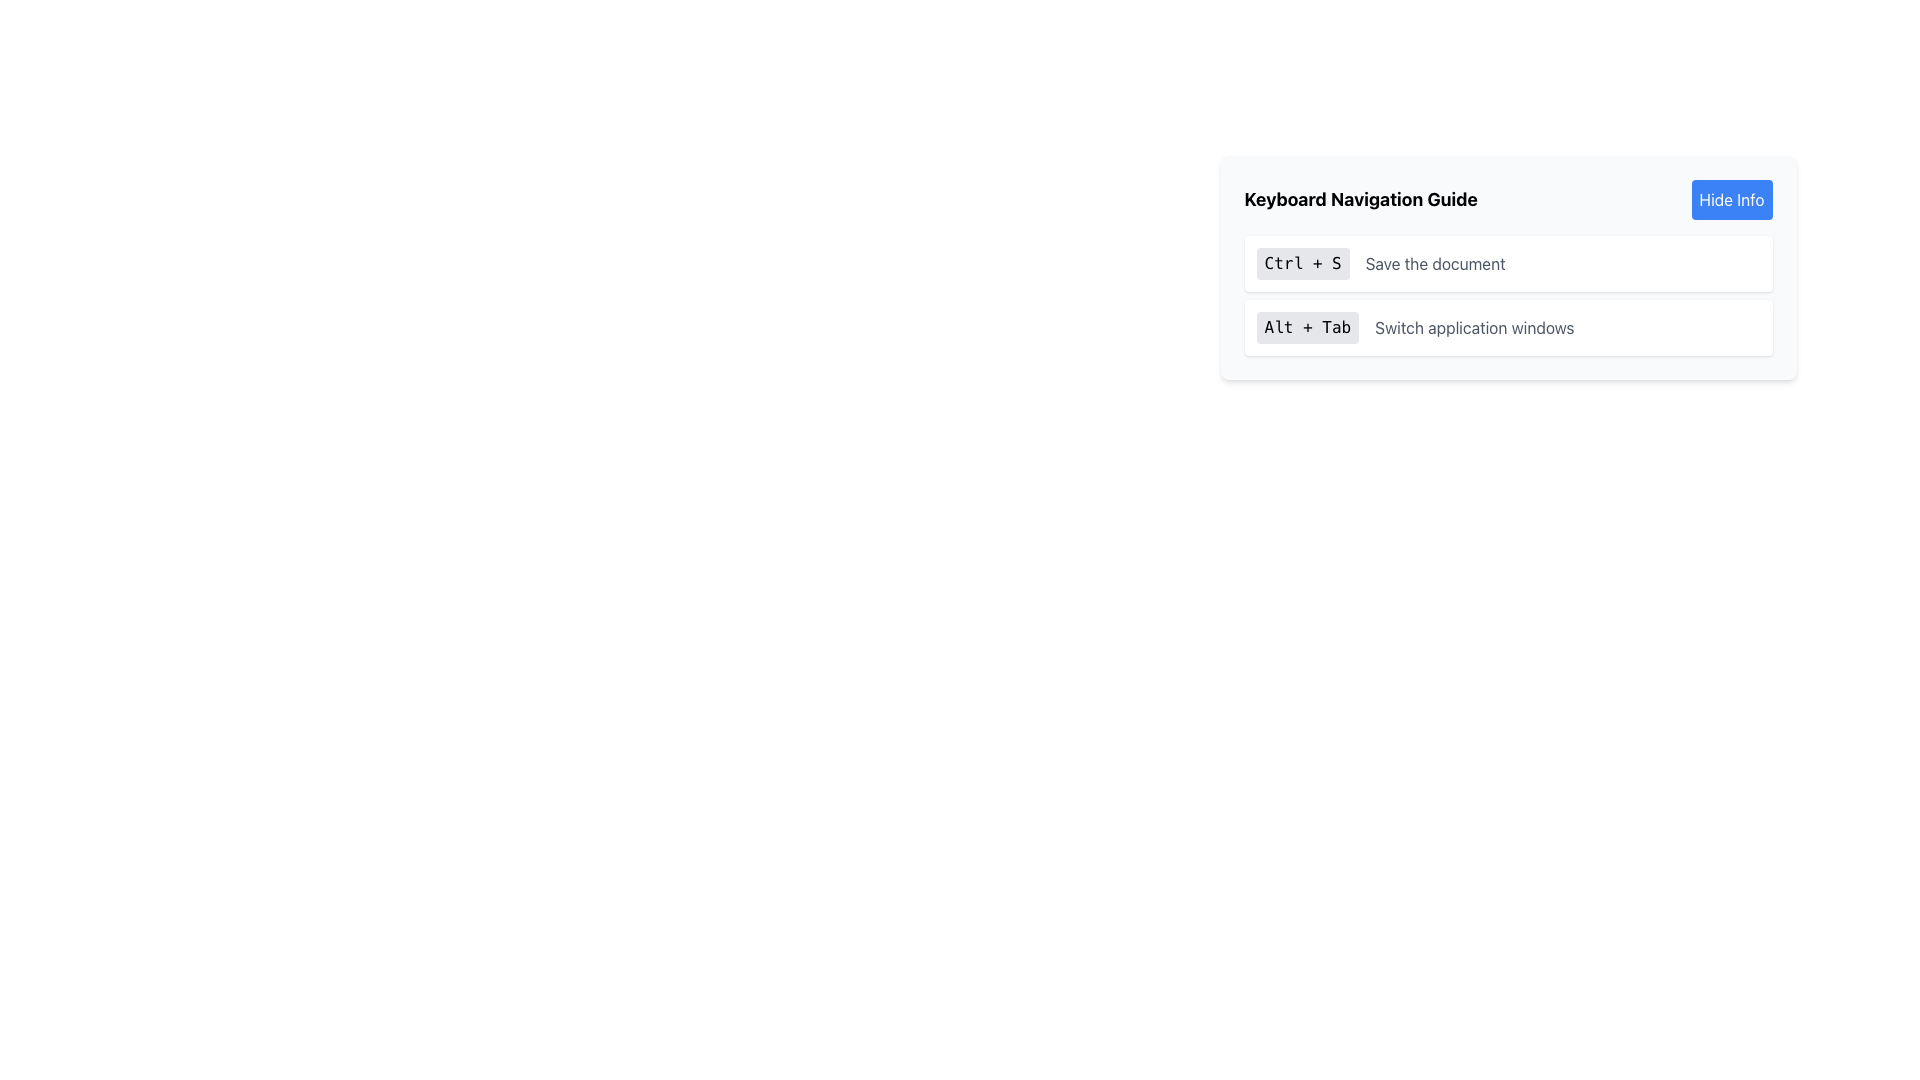  Describe the element at coordinates (1508, 262) in the screenshot. I see `keyboard shortcut instruction indicating 'Ctrl + S' will save the open document, located at the top-right corner of the interface in the 'Keyboard Navigation Guide' section` at that location.